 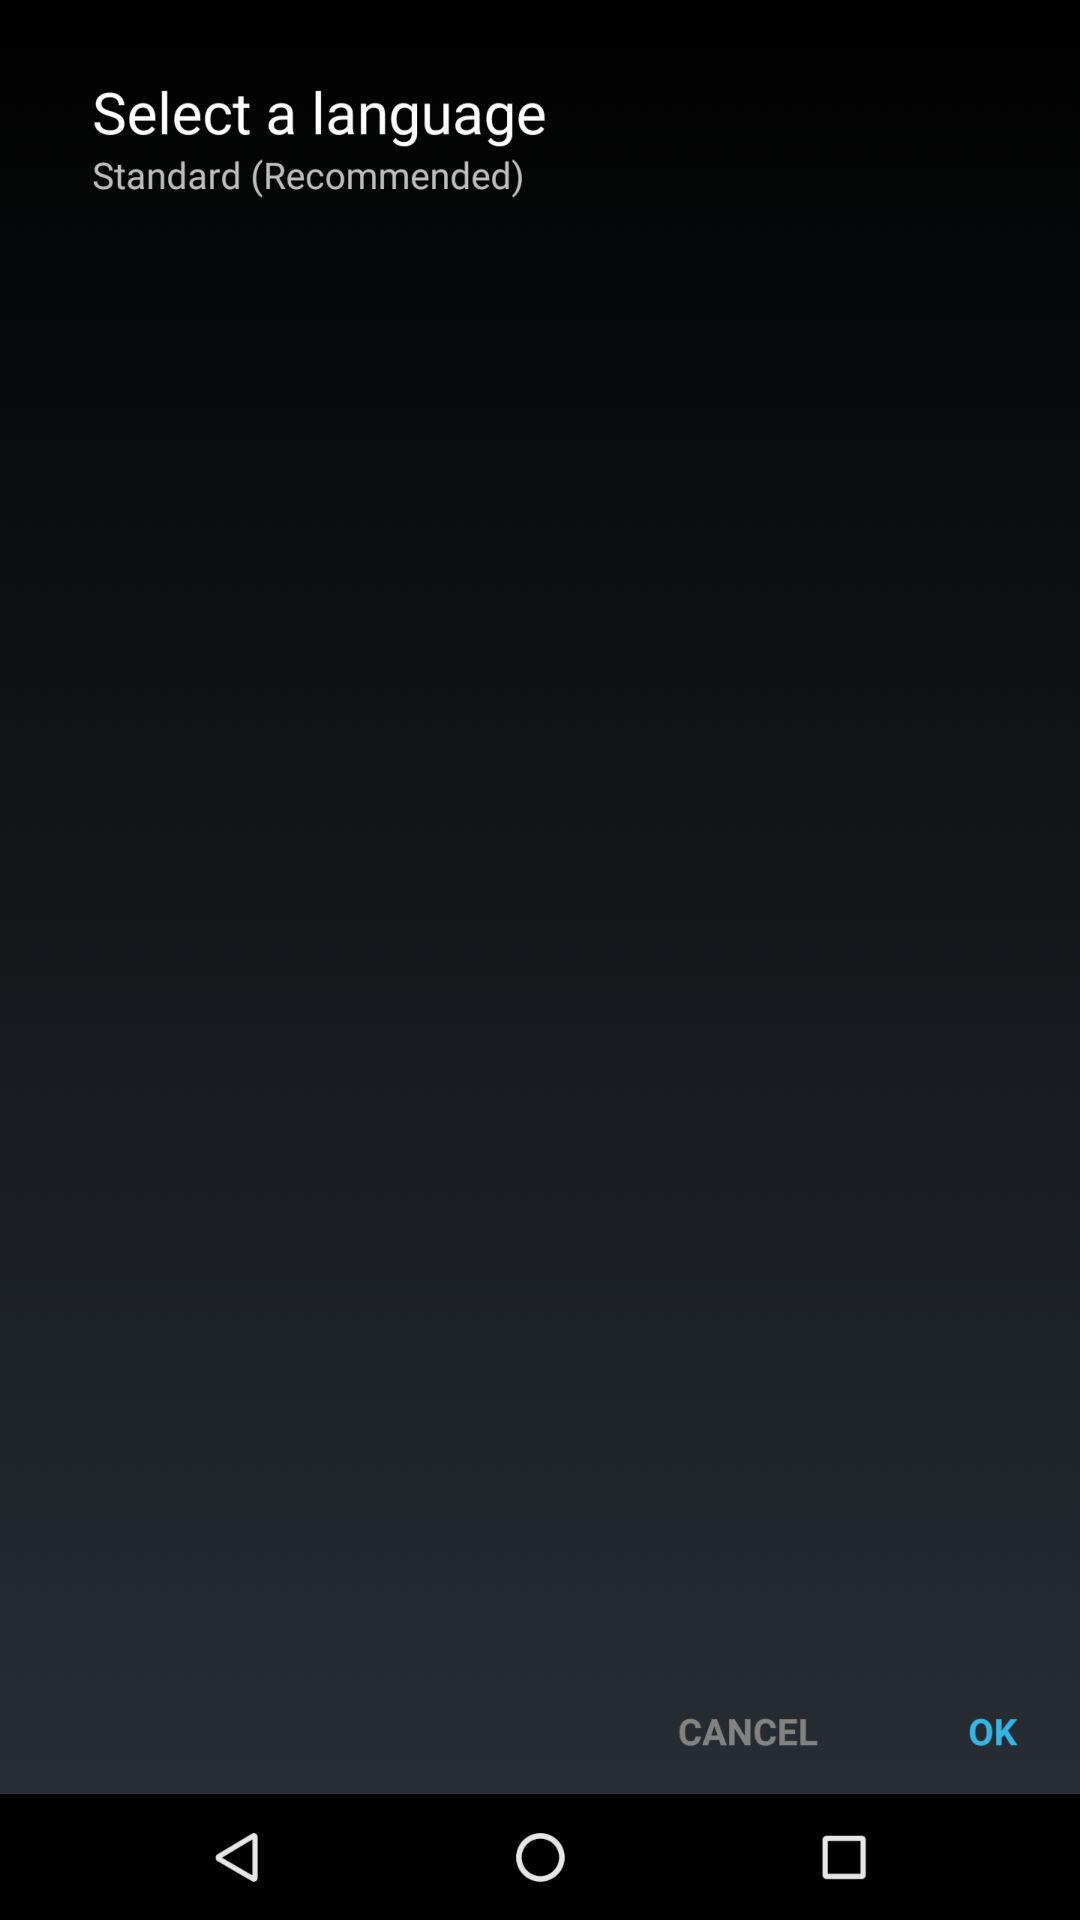 I want to click on the icon to the right of cancel item, so click(x=992, y=1730).